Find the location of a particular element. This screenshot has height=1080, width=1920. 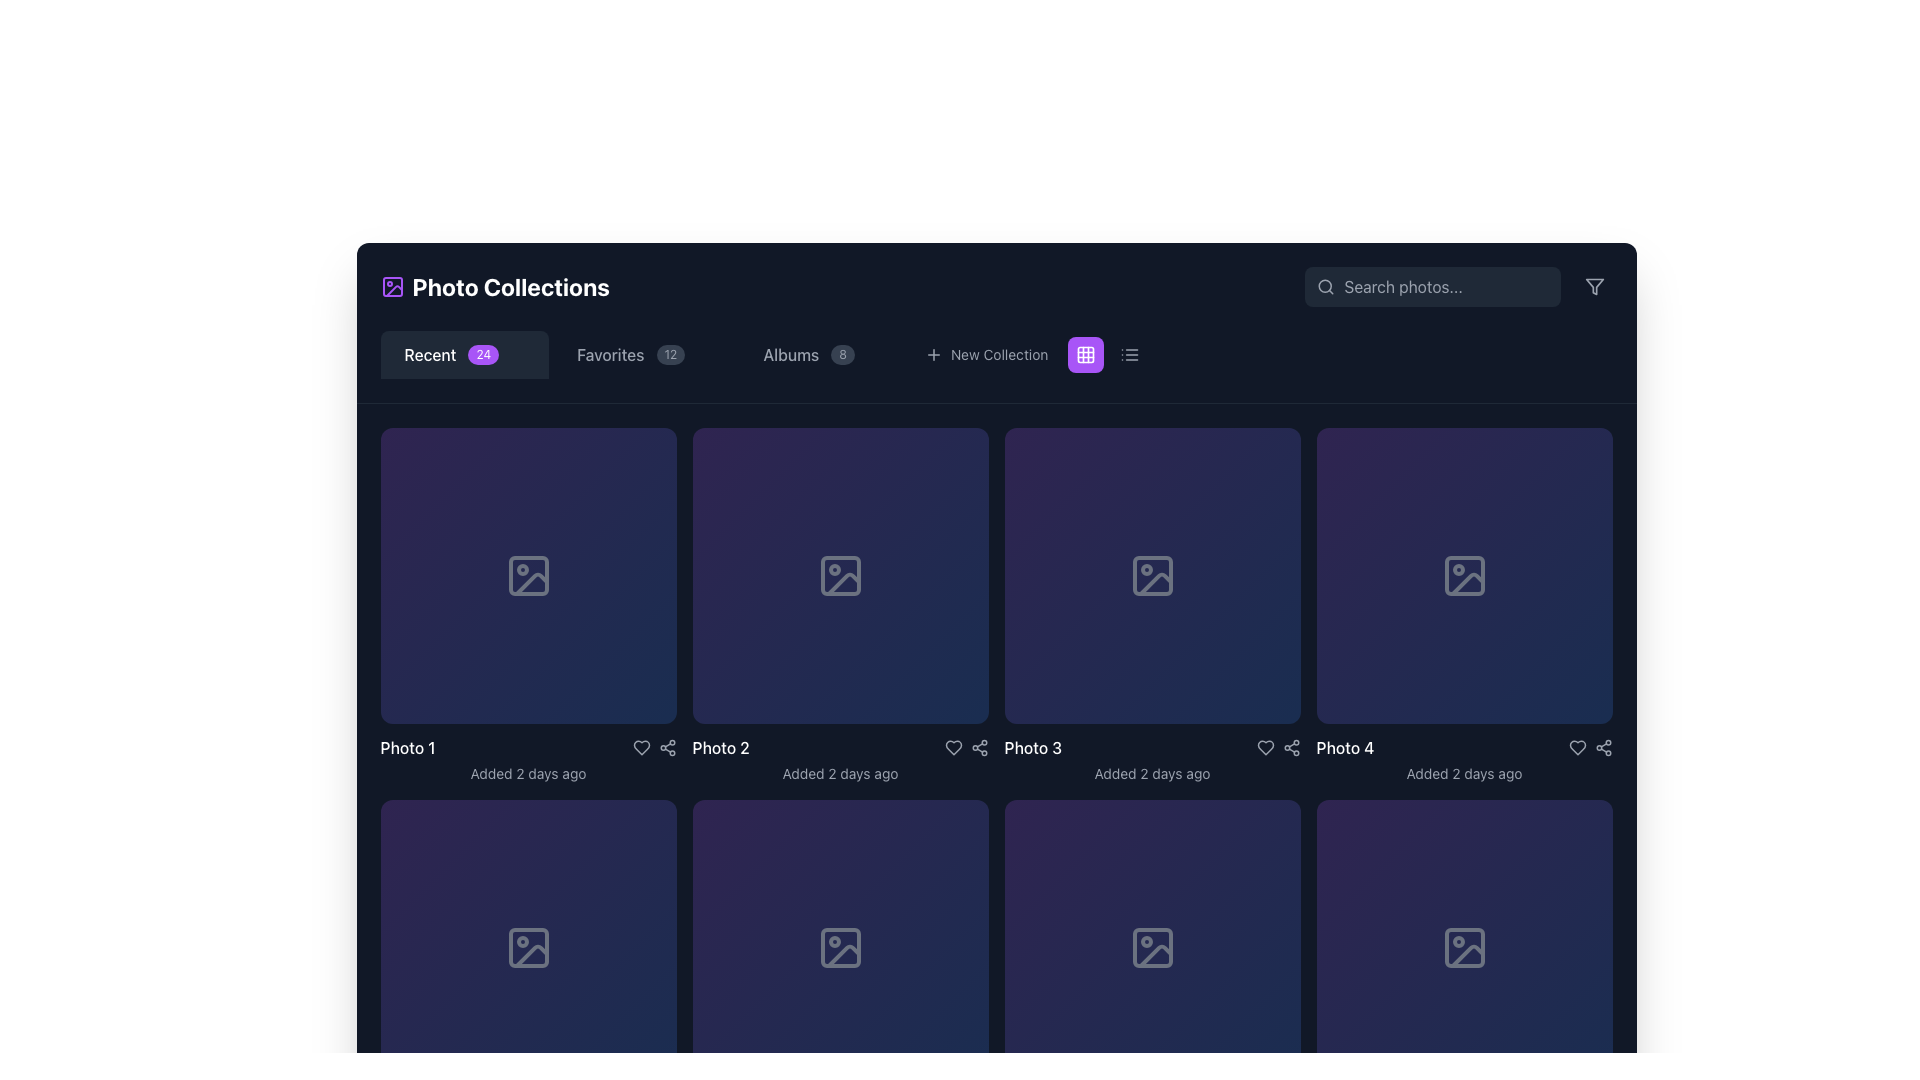

the like or favorite button located to the right of the 'Photo 4' label, which marks the associated photo as a favorite is located at coordinates (1576, 748).